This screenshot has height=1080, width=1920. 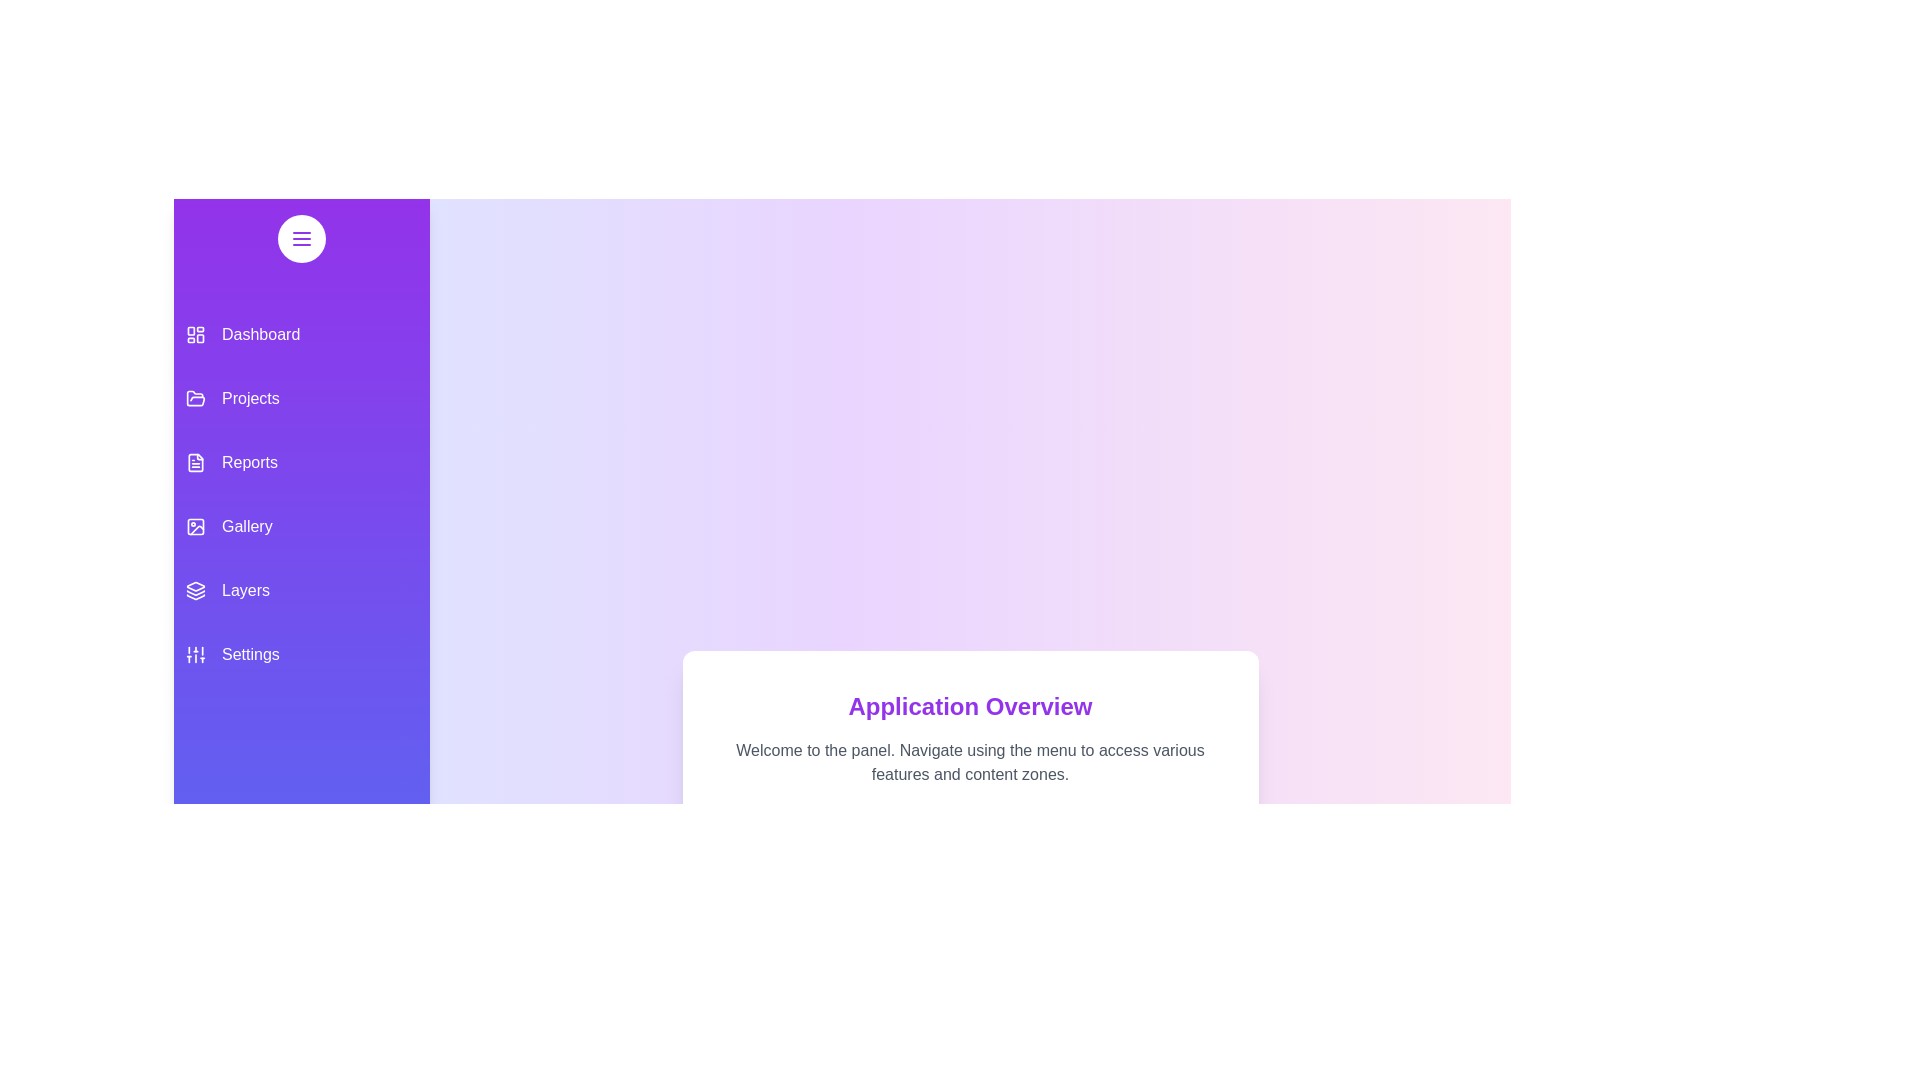 I want to click on the menu item Layers from the drawer to navigate to its respective section, so click(x=301, y=589).